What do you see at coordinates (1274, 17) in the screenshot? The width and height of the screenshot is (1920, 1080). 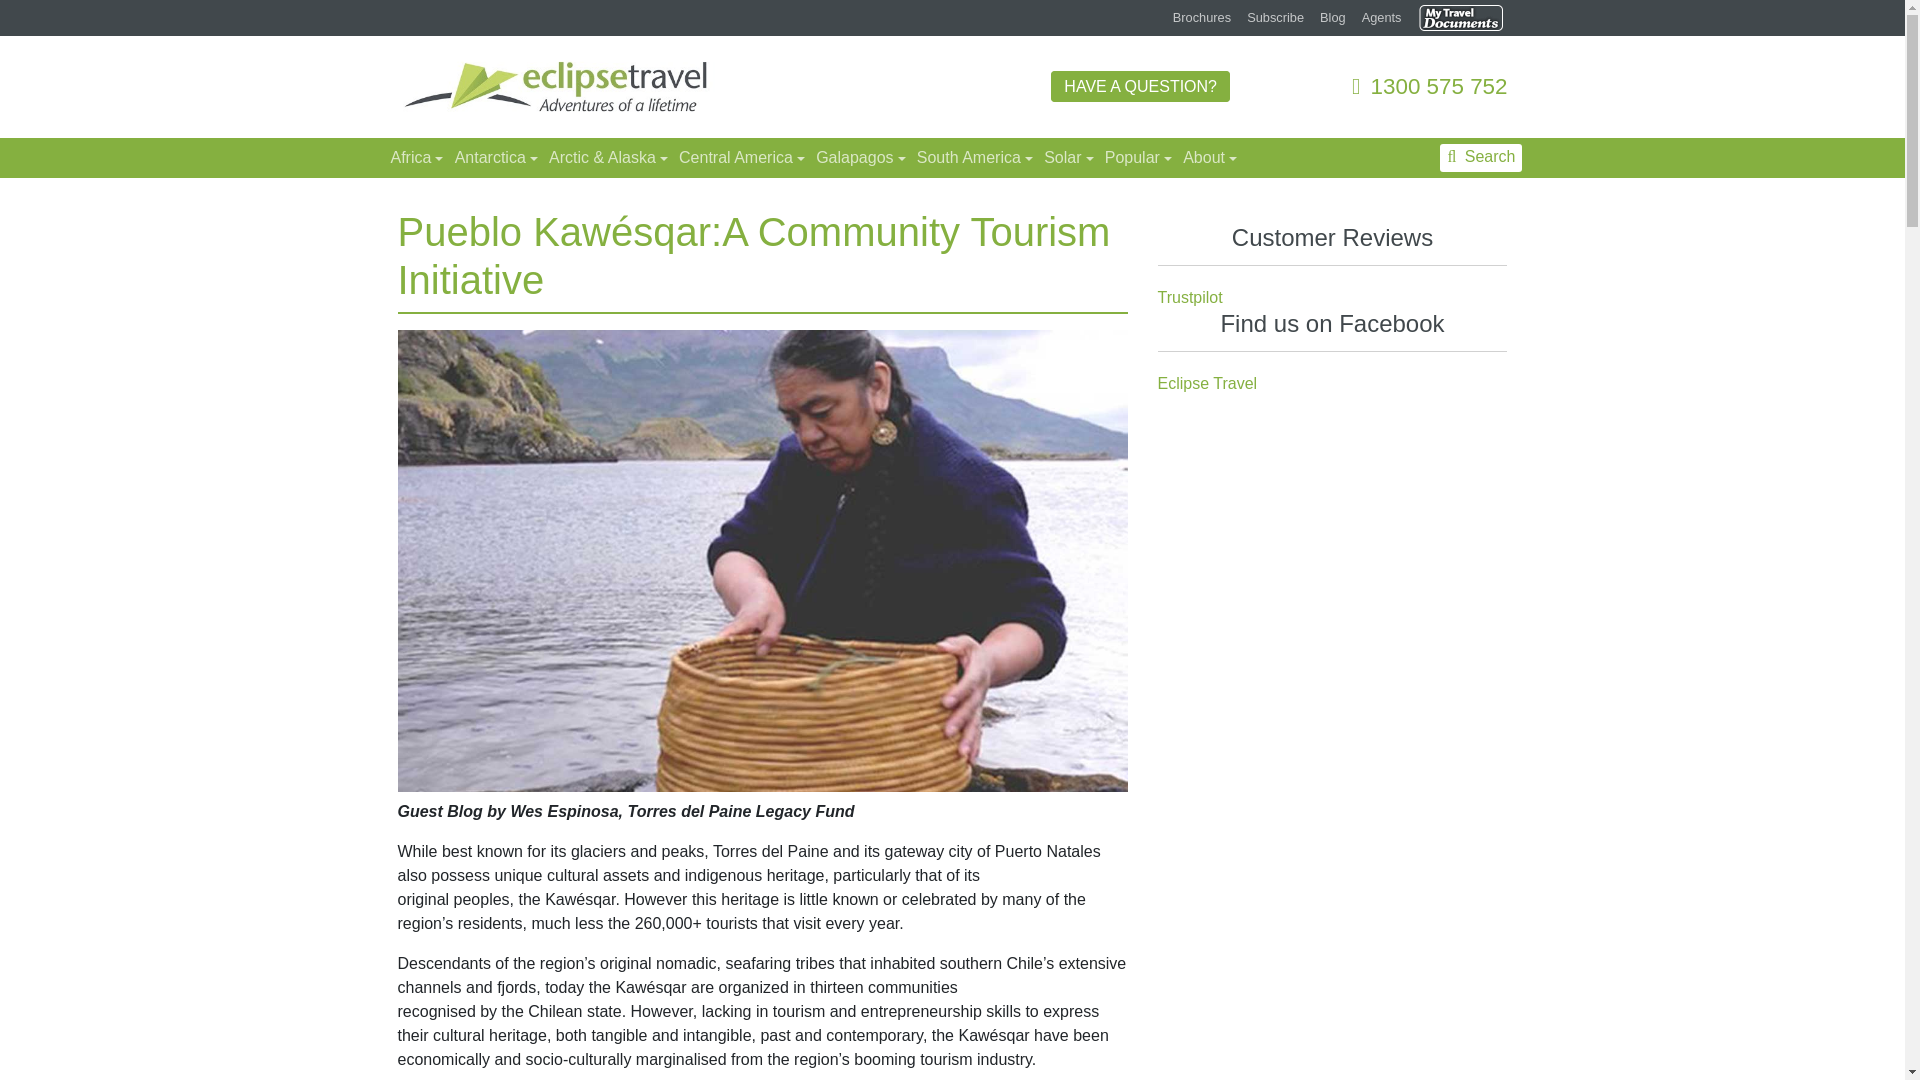 I see `'Subscribe'` at bounding box center [1274, 17].